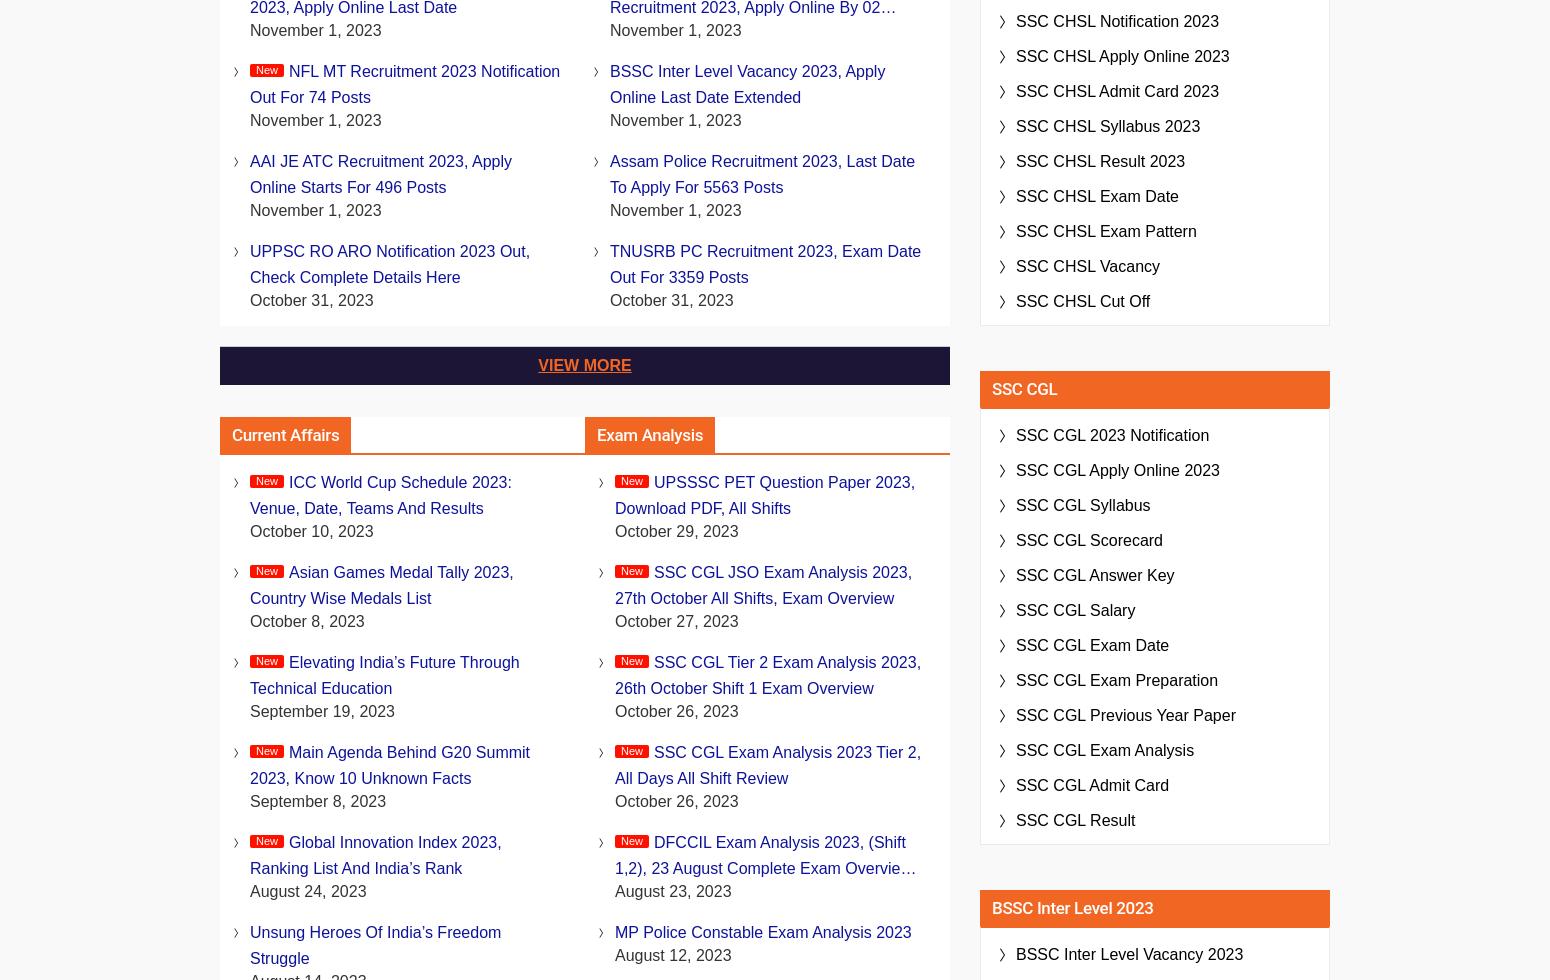 The width and height of the screenshot is (1550, 980). What do you see at coordinates (765, 264) in the screenshot?
I see `'TNUSRB PC Recruitment 2023, Exam Date Out For 3359 Posts'` at bounding box center [765, 264].